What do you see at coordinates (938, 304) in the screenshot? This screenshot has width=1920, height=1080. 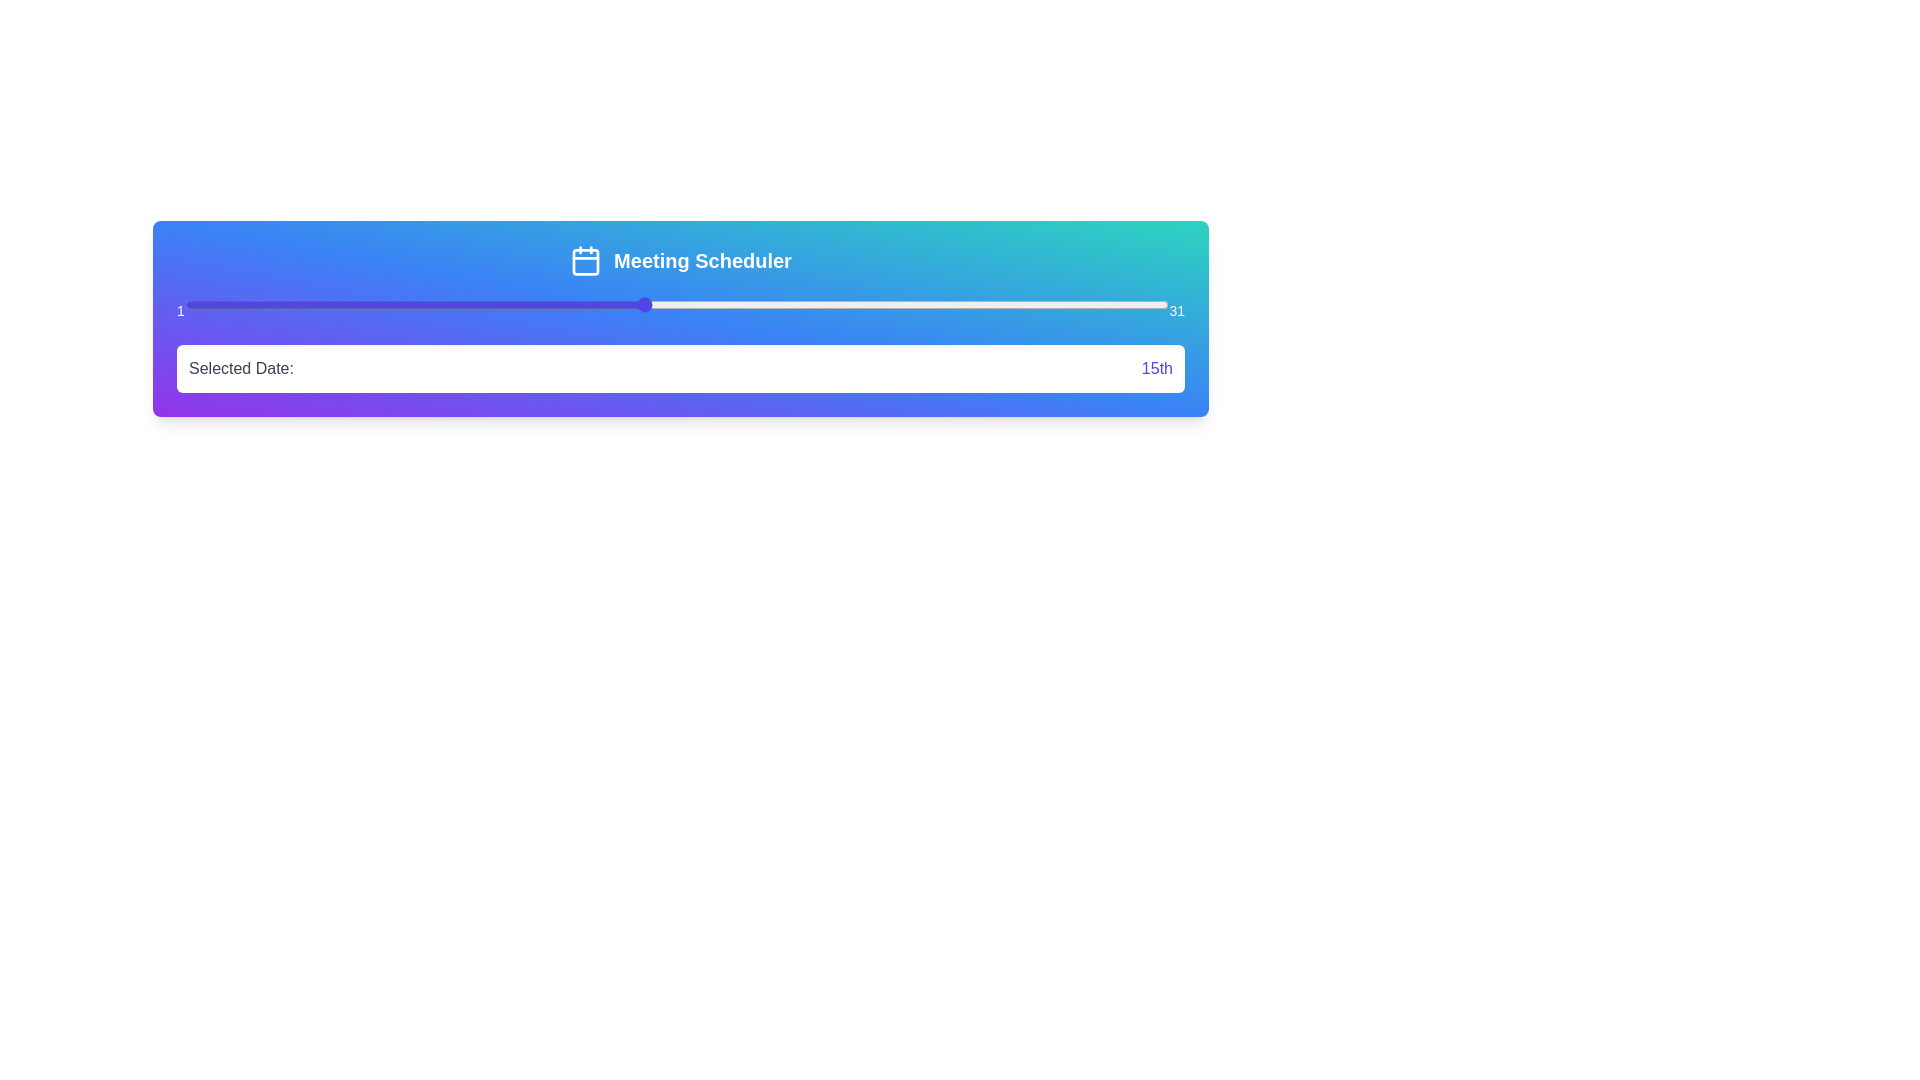 I see `the slider` at bounding box center [938, 304].